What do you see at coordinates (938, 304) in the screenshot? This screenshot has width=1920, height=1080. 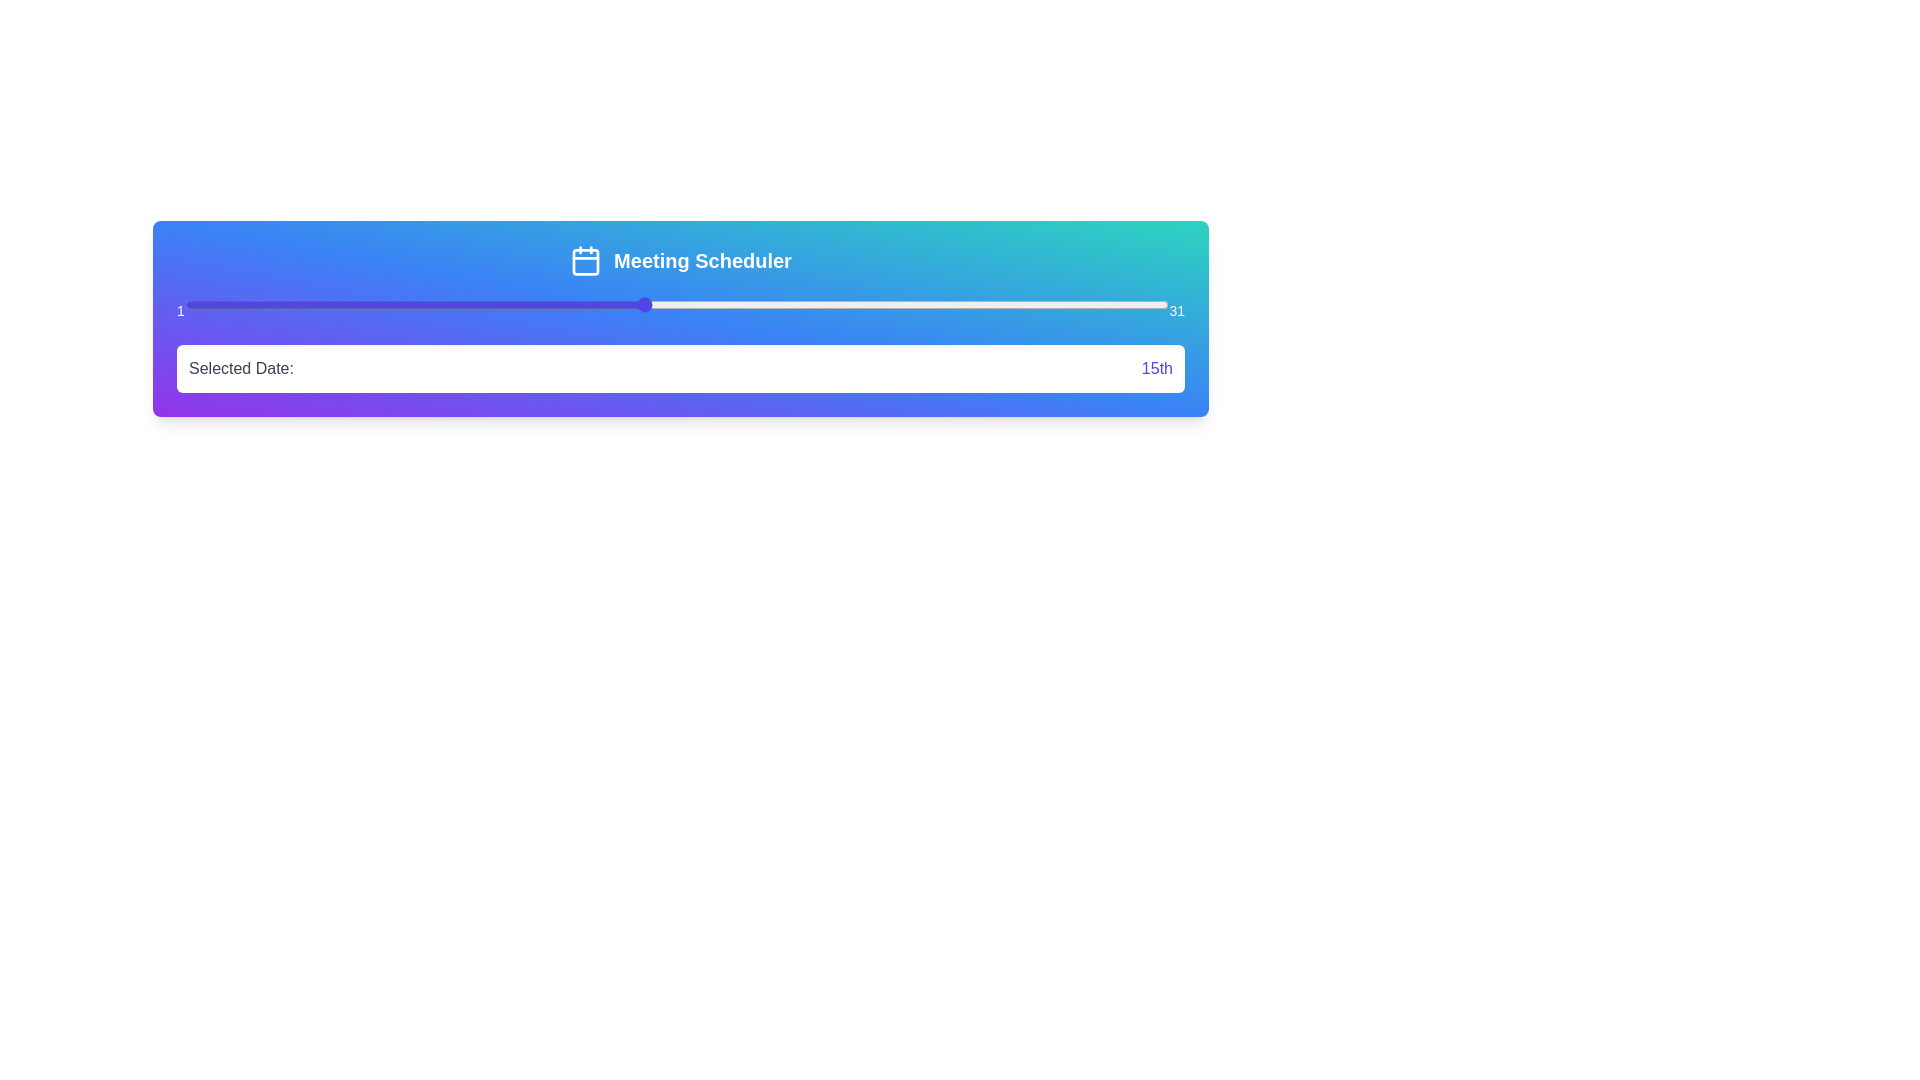 I see `the slider` at bounding box center [938, 304].